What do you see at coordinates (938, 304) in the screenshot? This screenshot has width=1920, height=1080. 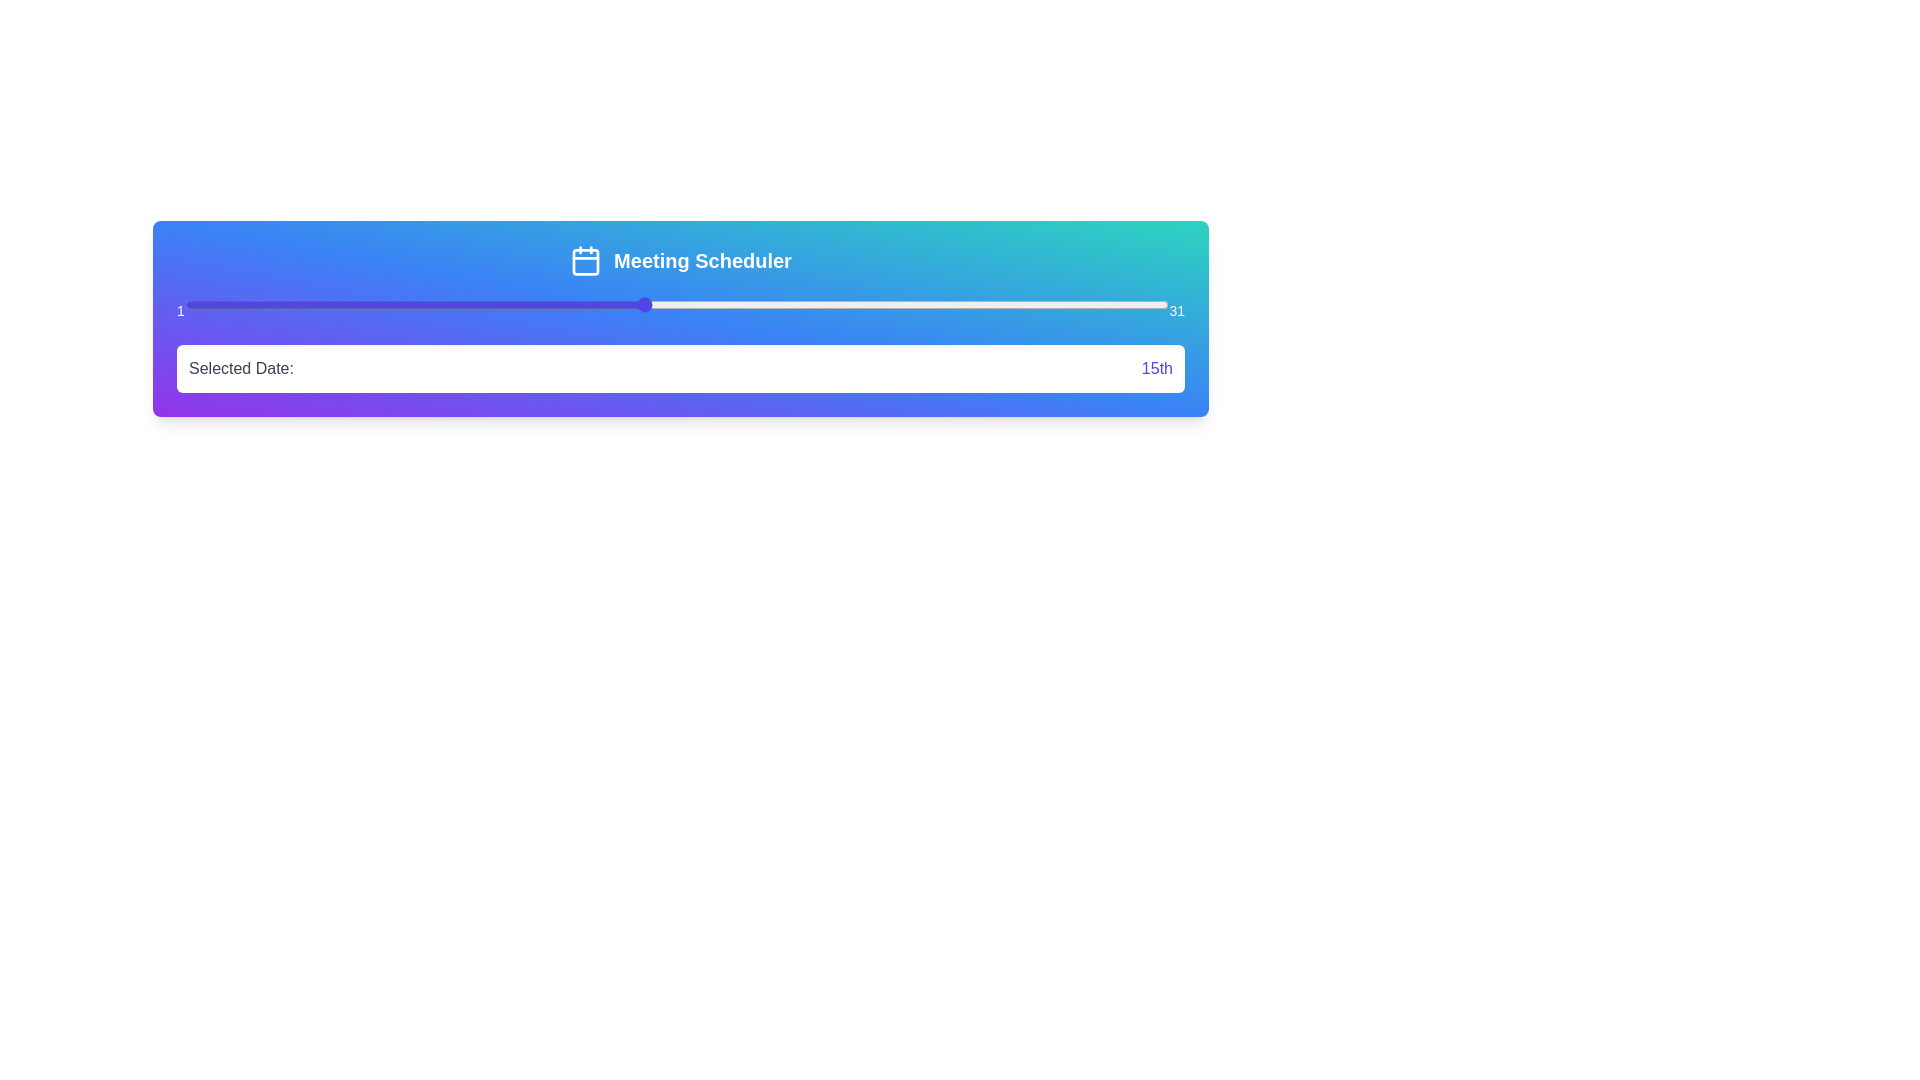 I see `the slider` at bounding box center [938, 304].